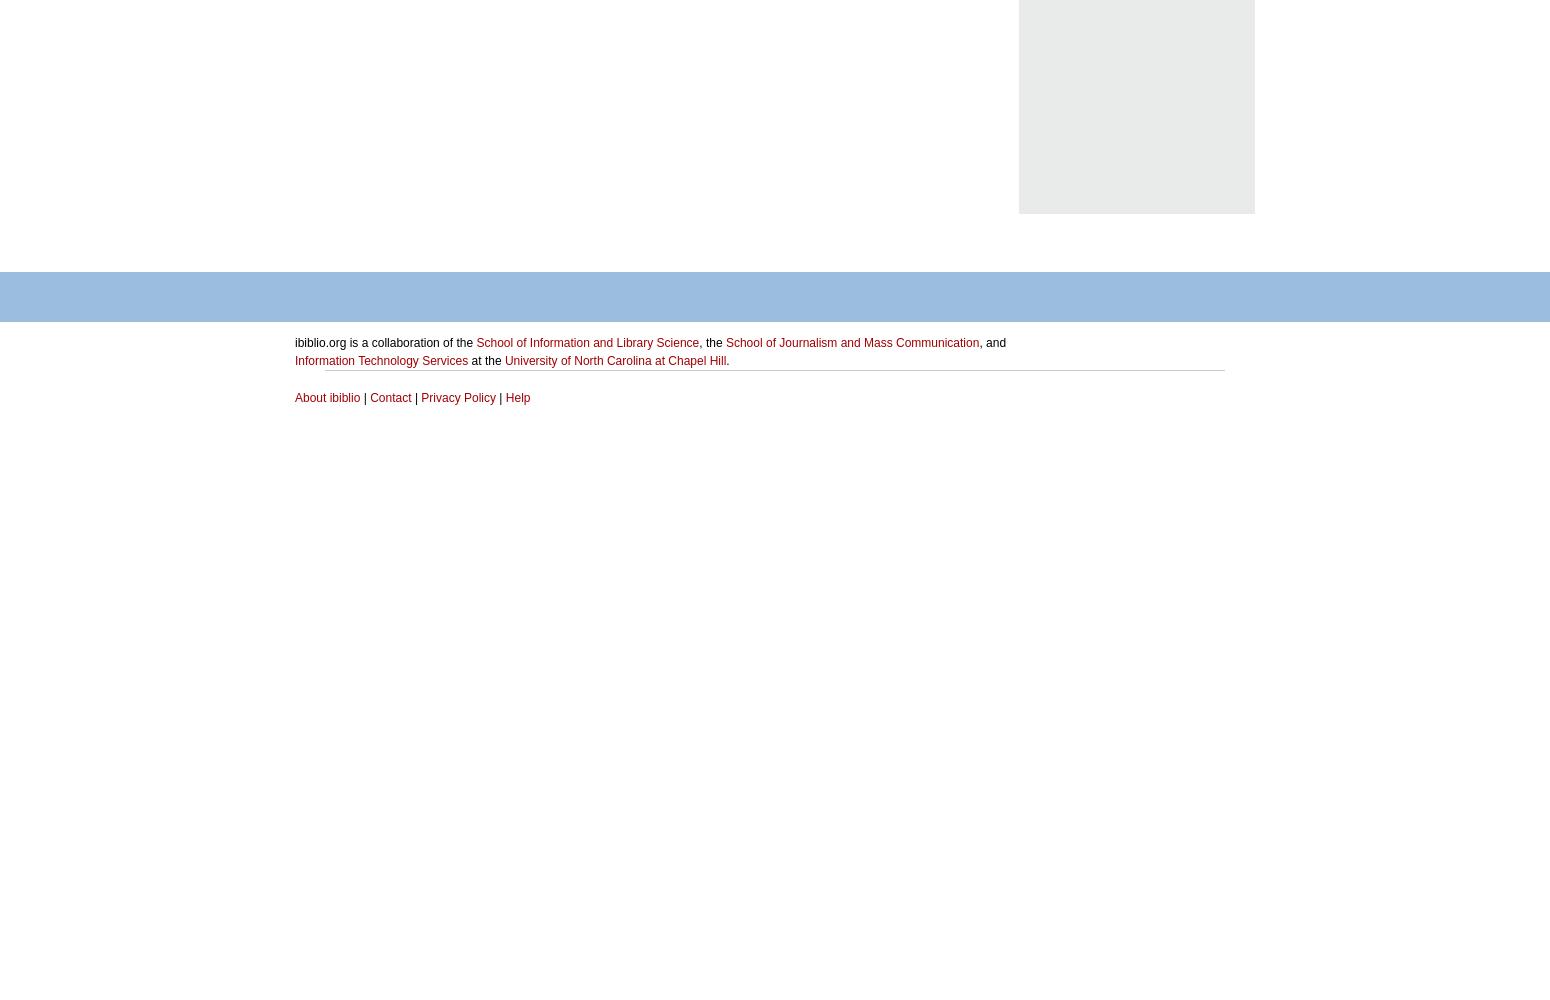 The height and width of the screenshot is (1000, 1550). What do you see at coordinates (466, 360) in the screenshot?
I see `'at the'` at bounding box center [466, 360].